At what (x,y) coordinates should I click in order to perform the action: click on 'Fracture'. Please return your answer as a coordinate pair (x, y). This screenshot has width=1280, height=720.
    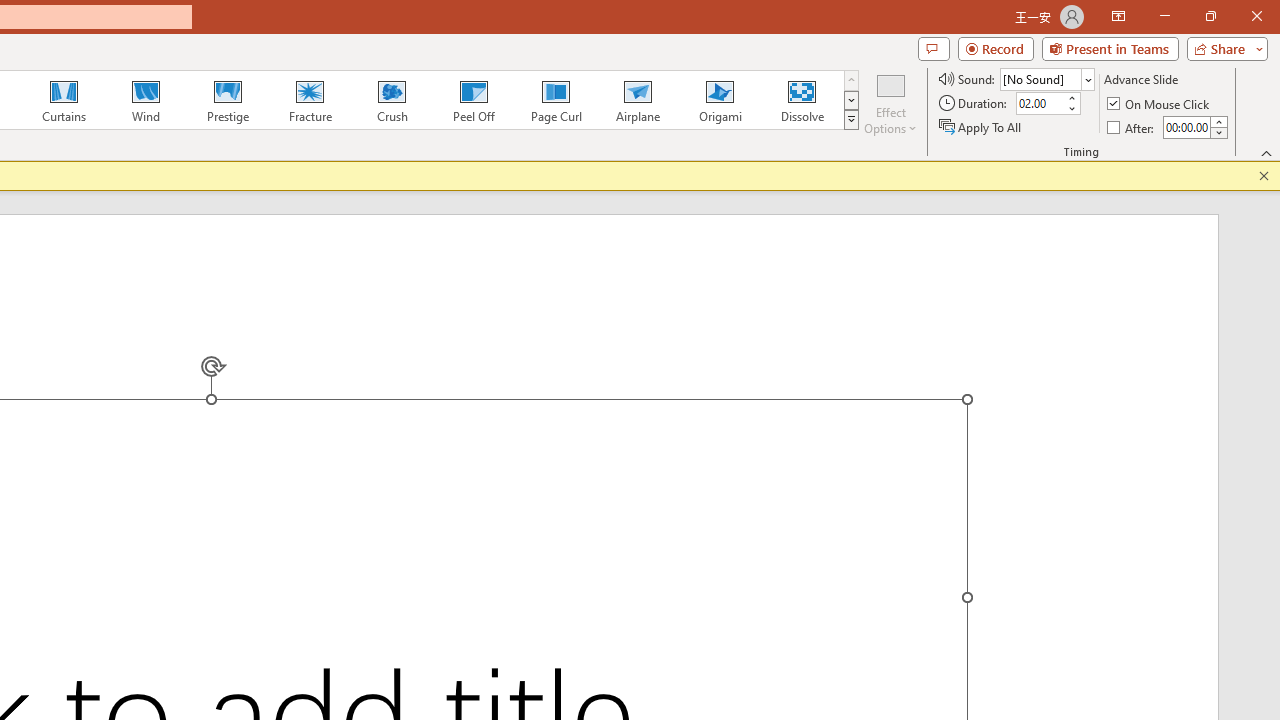
    Looking at the image, I should click on (308, 100).